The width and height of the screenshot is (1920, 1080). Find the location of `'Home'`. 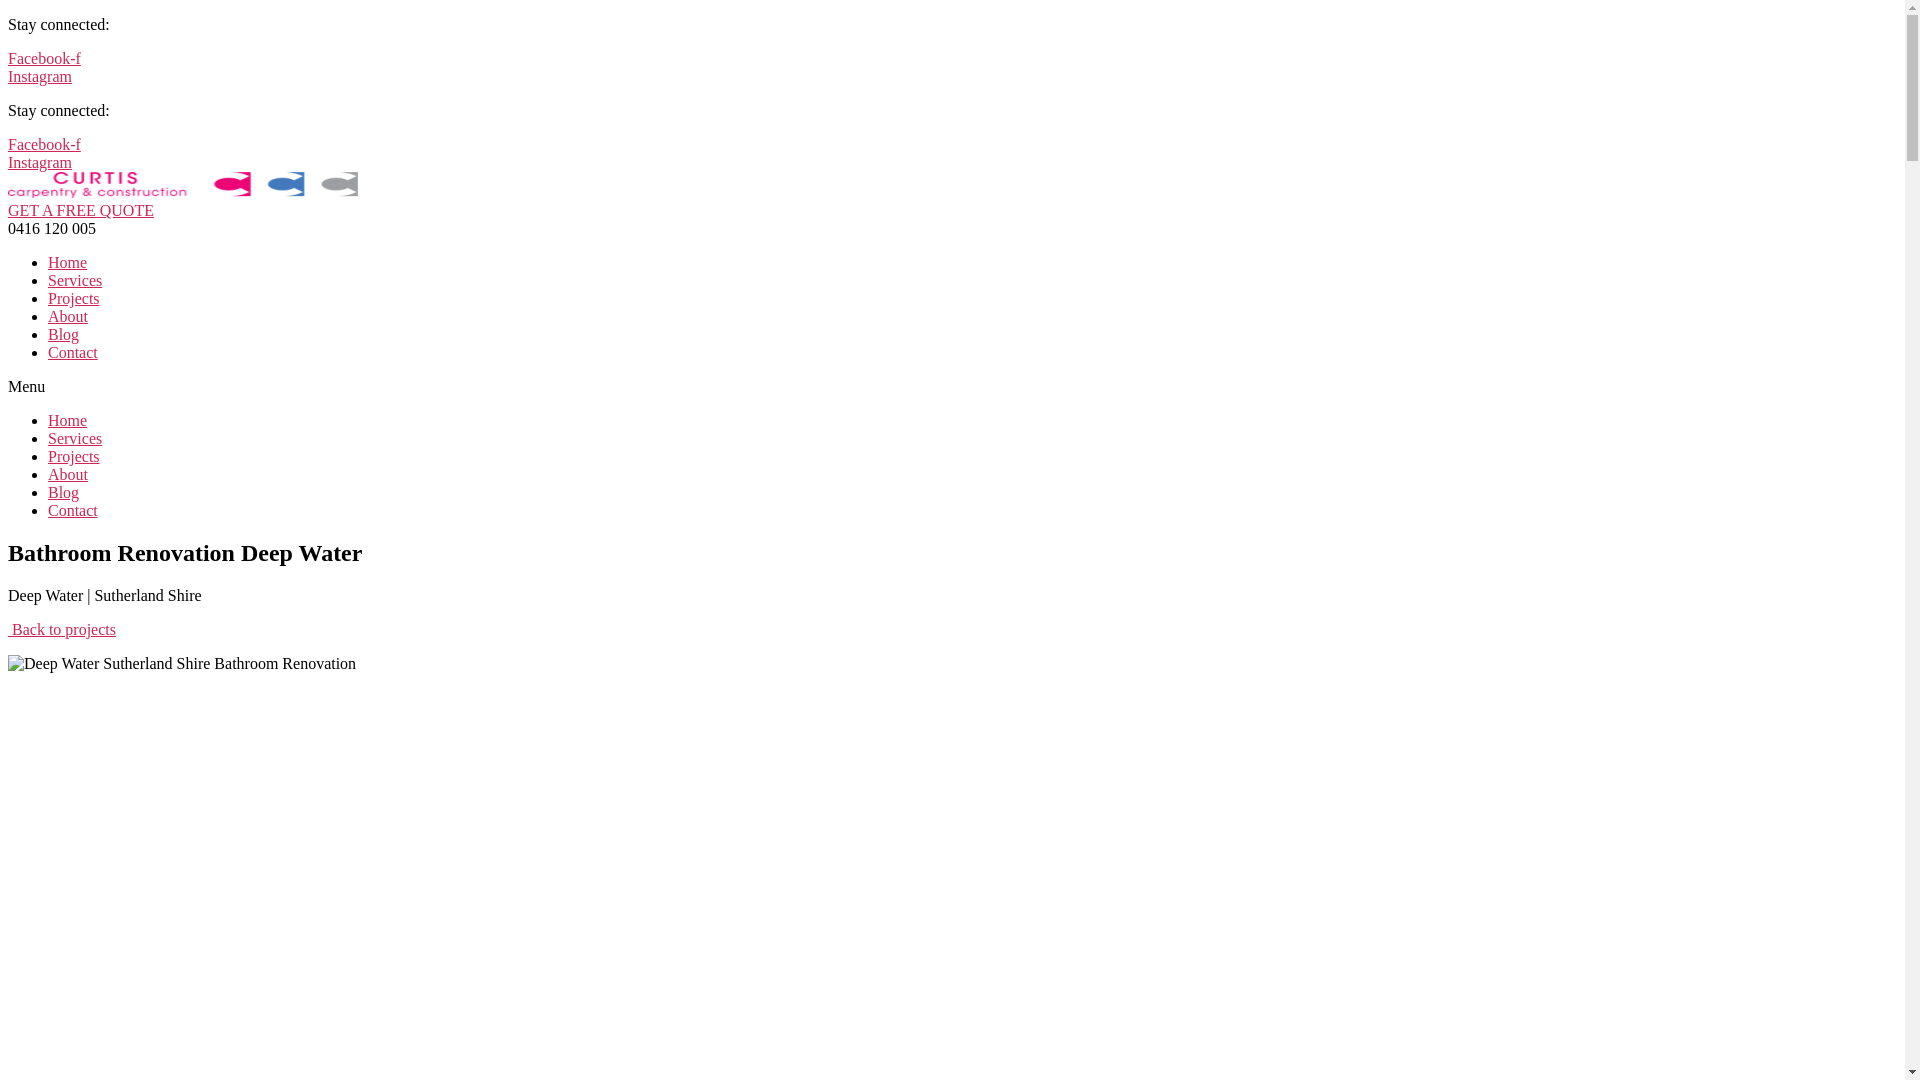

'Home' is located at coordinates (48, 419).